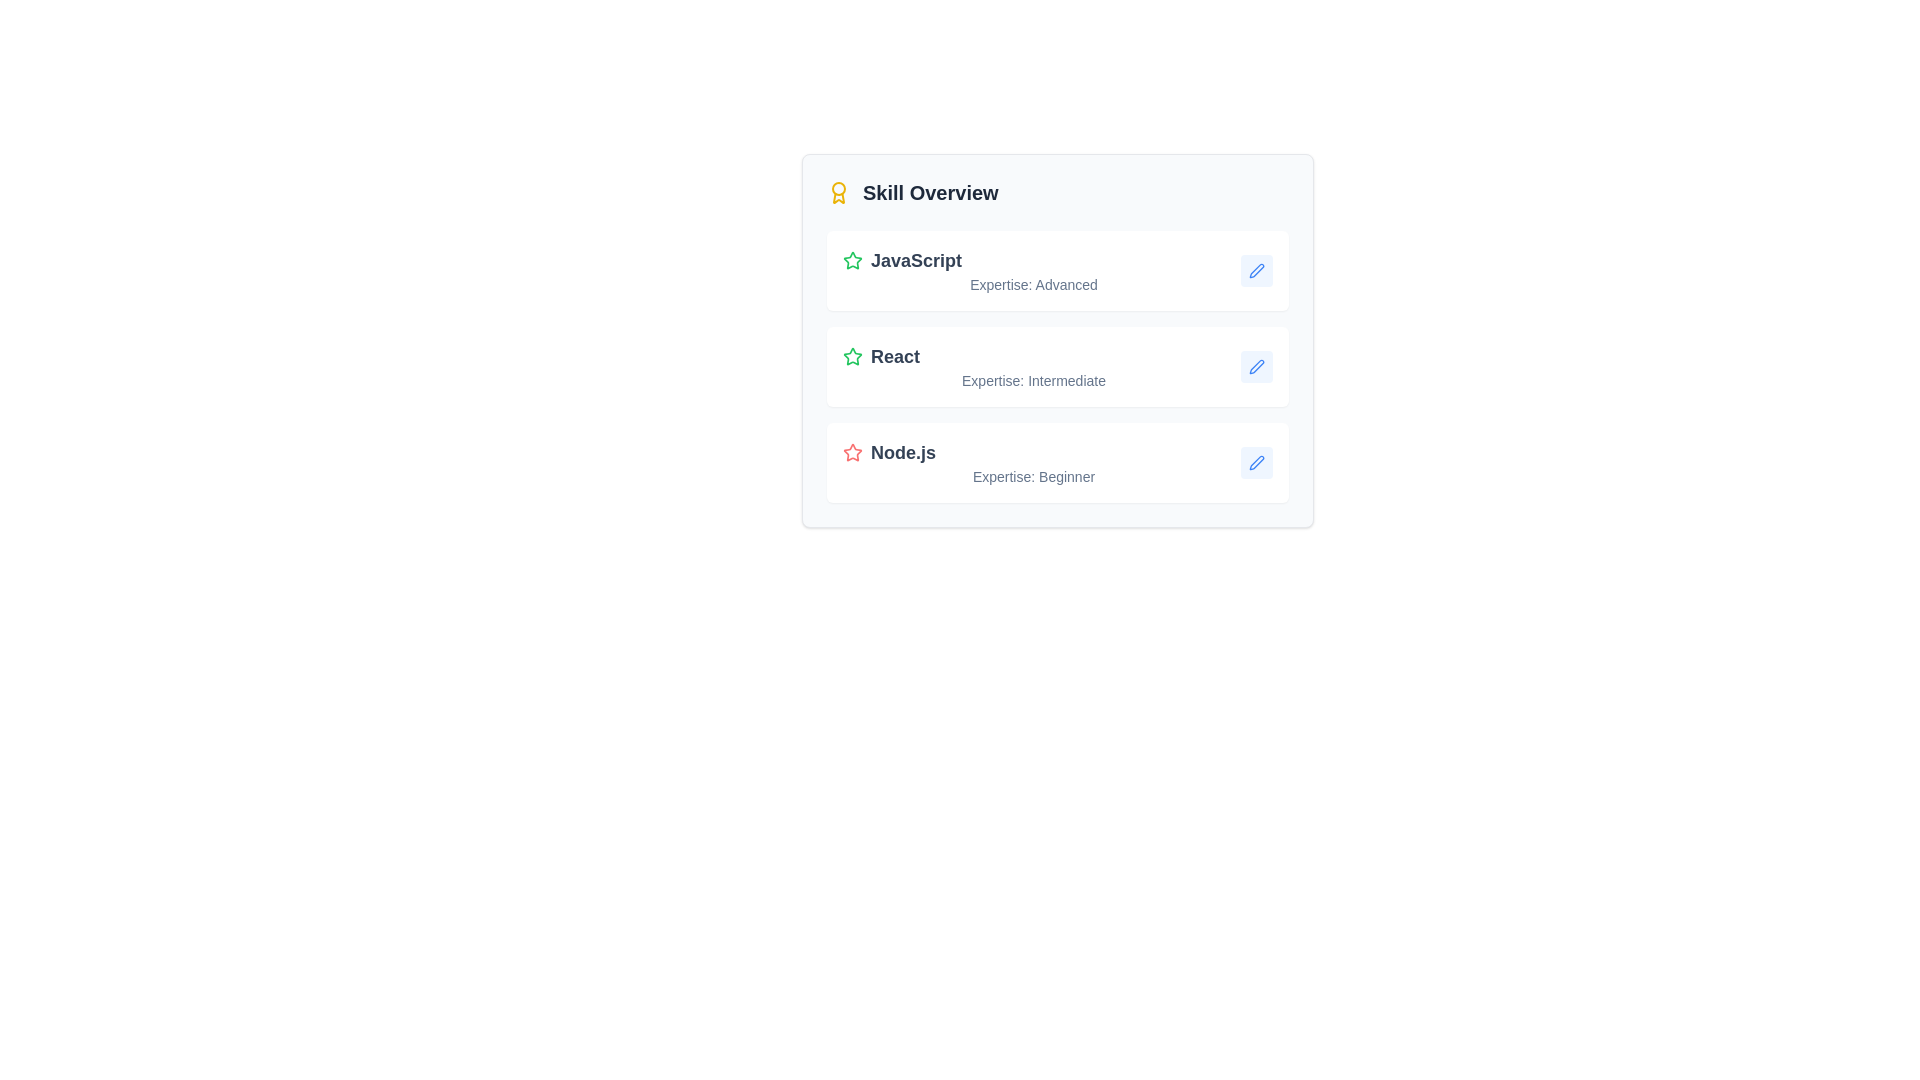 The width and height of the screenshot is (1920, 1080). Describe the element at coordinates (853, 452) in the screenshot. I see `the distinctive red star icon located to the left of the Node.js skill in the Skill Overview section` at that location.